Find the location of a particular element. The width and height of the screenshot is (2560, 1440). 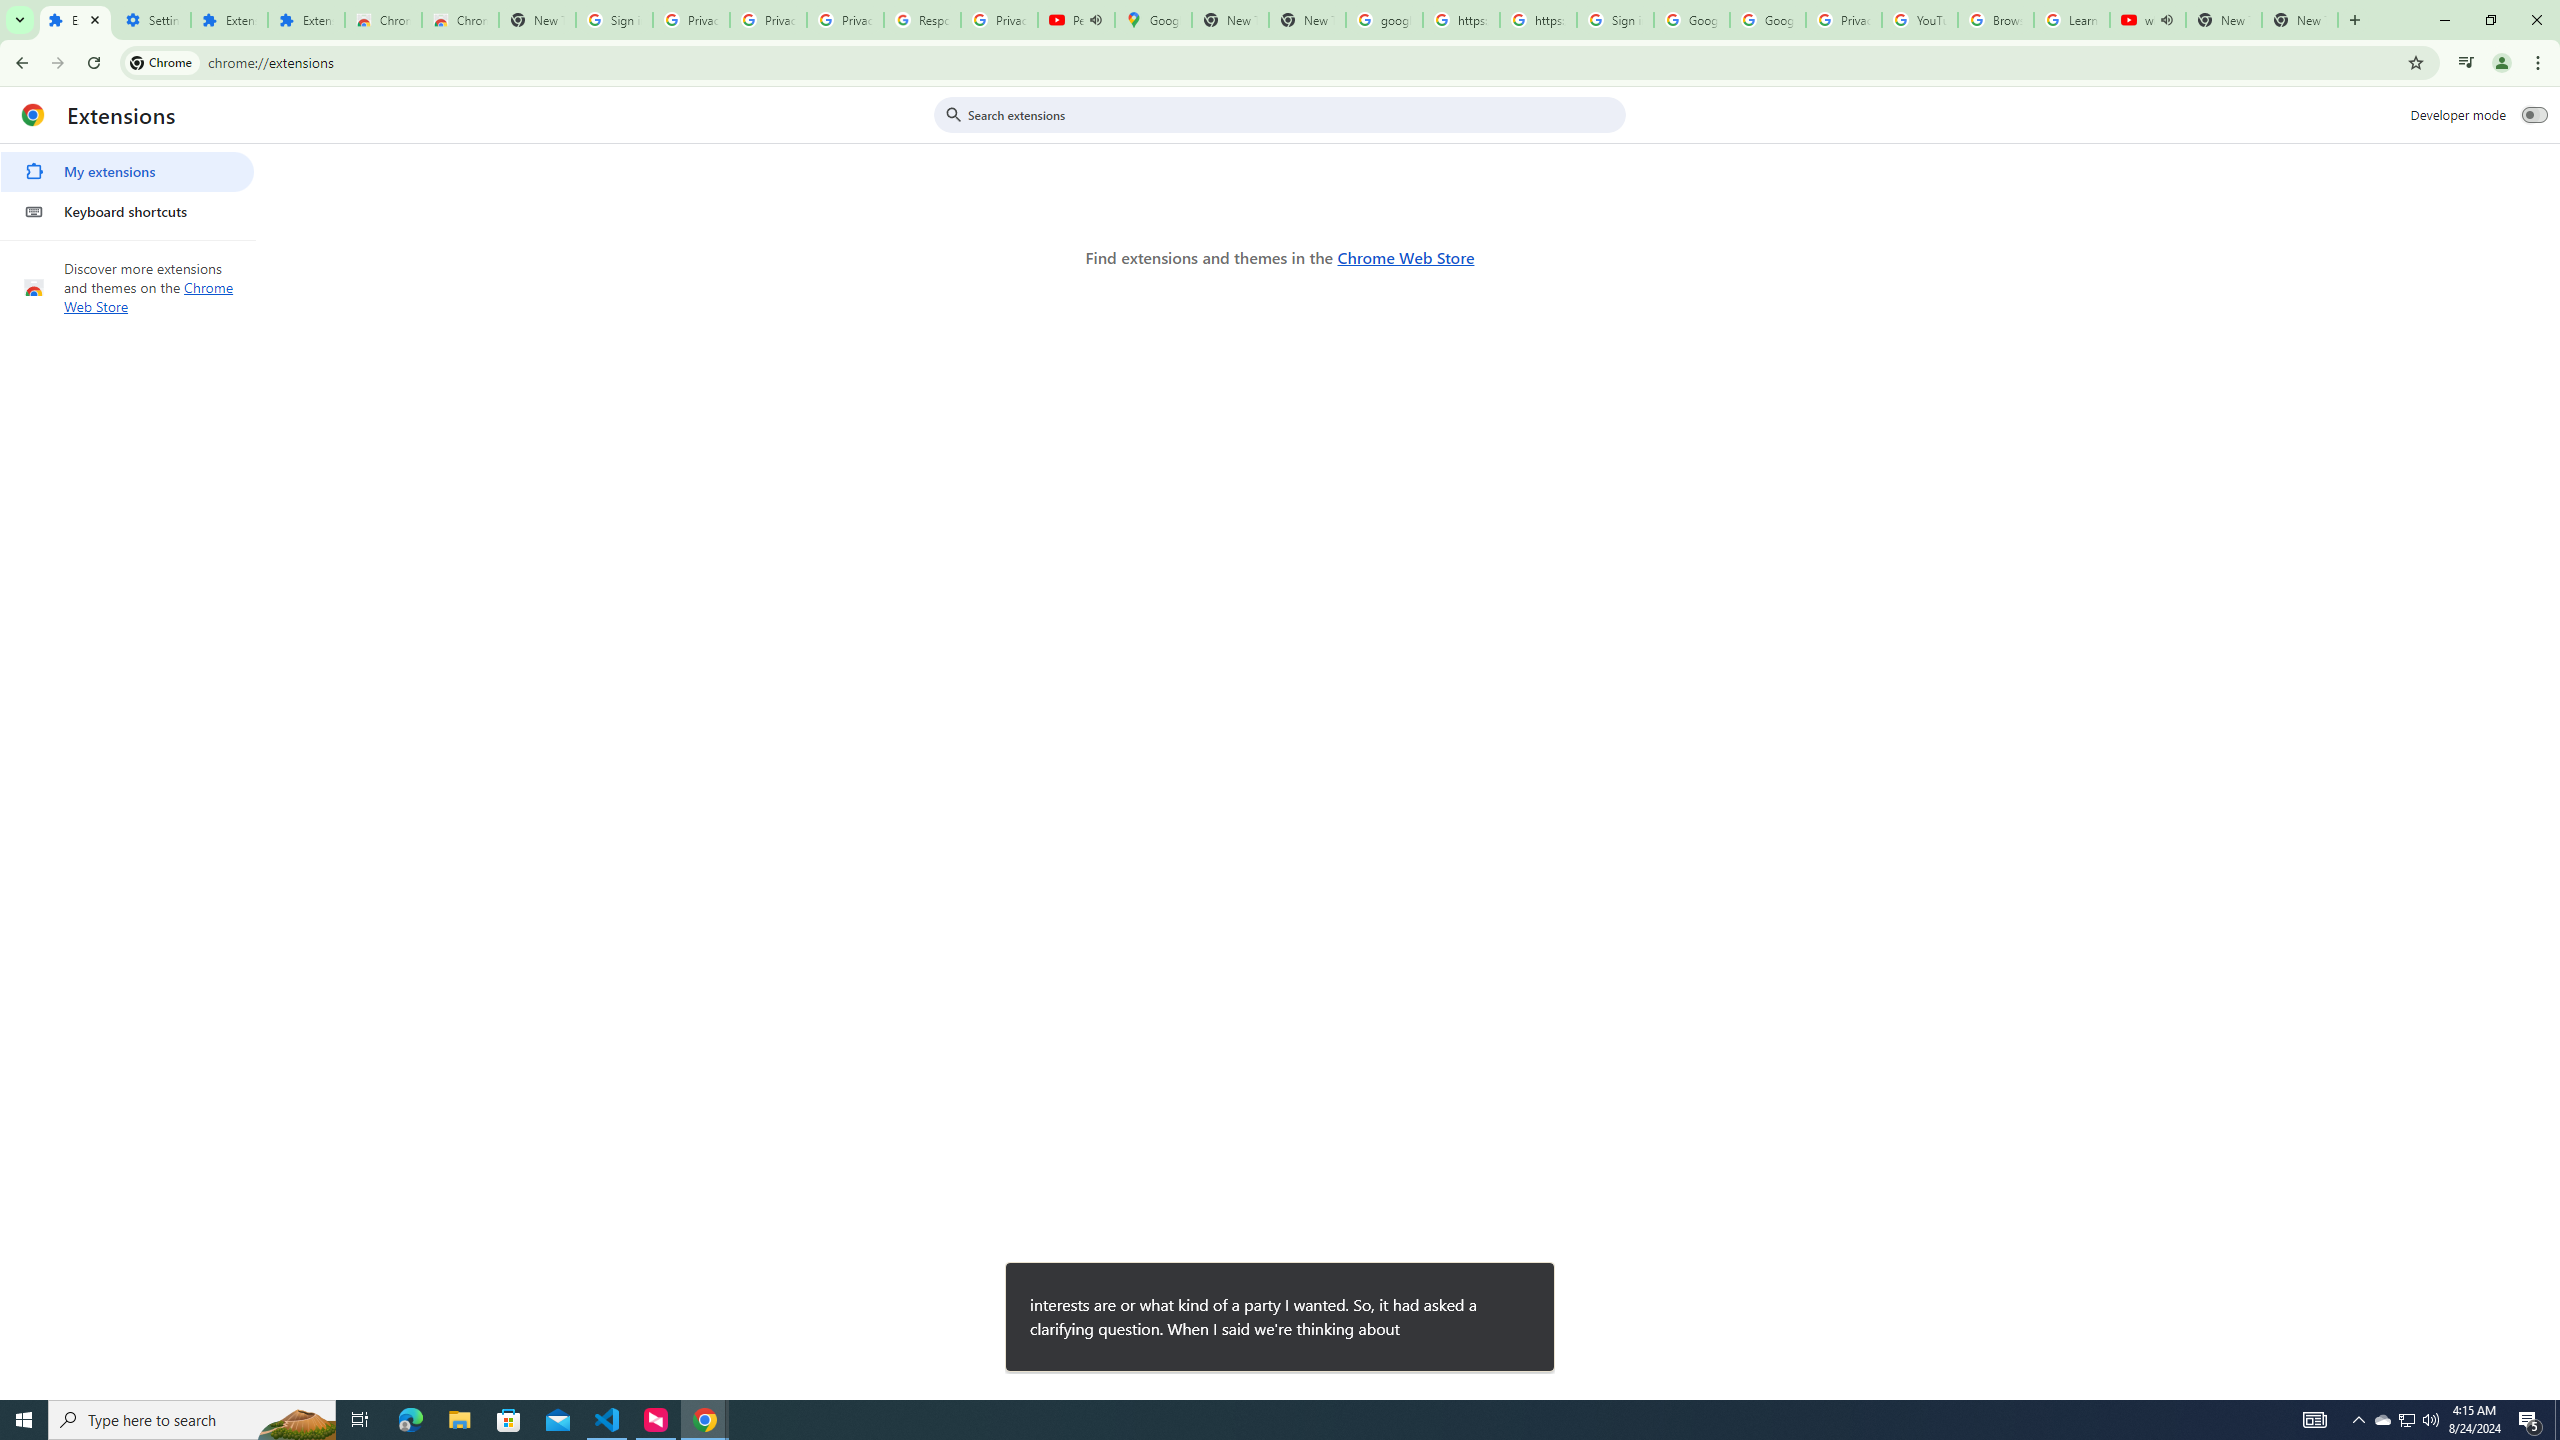

'Settings' is located at coordinates (151, 19).